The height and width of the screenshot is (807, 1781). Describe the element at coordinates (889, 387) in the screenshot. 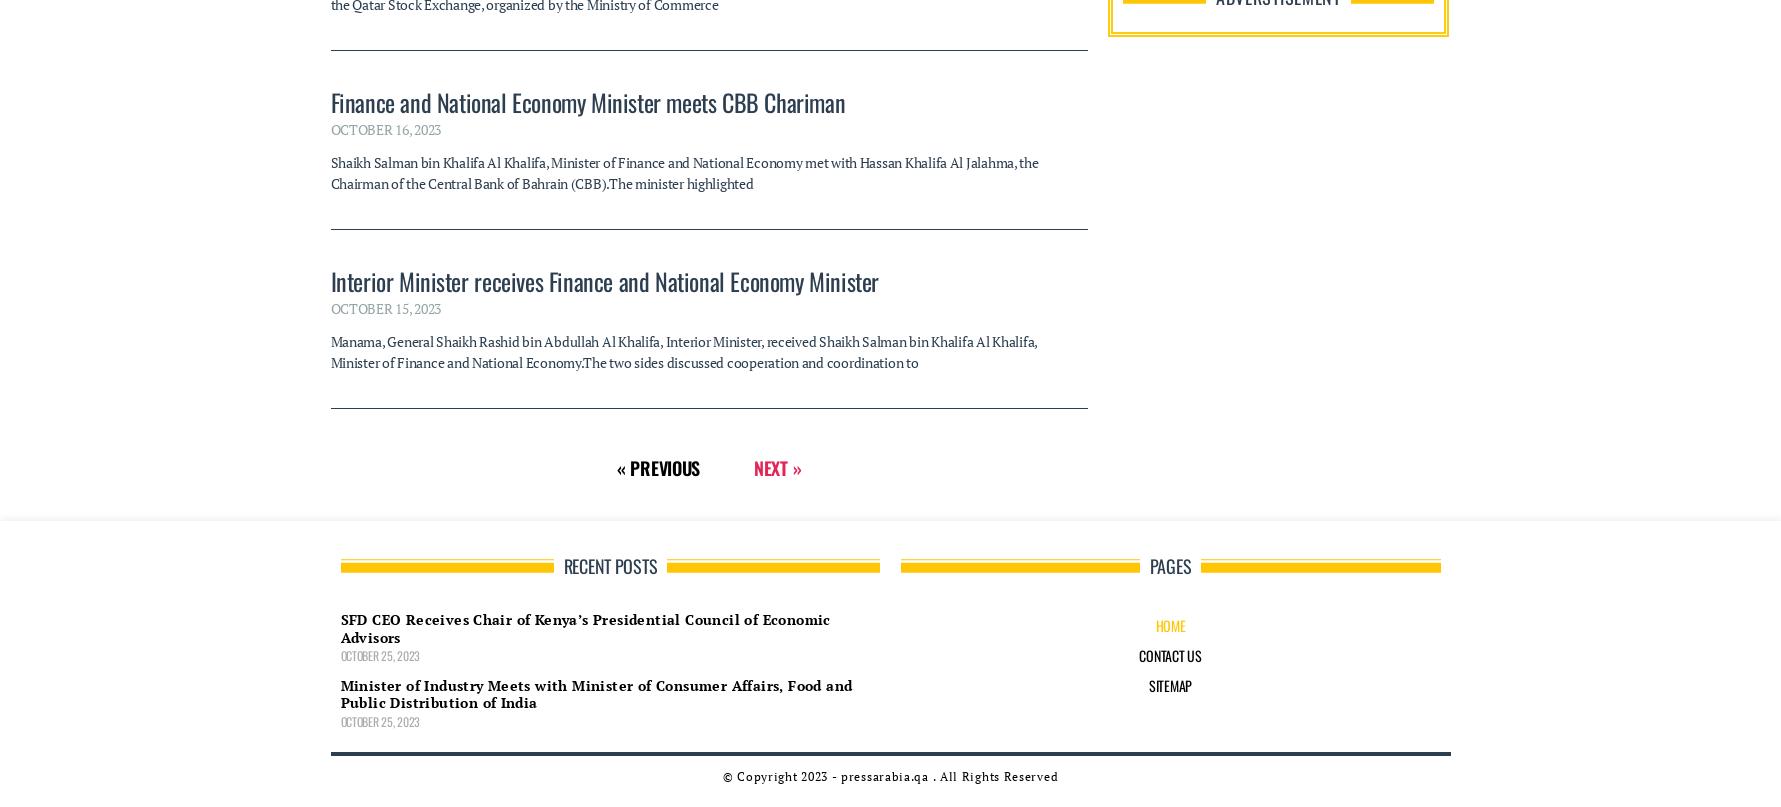

I see `'© Copyright 2023 - pressarabia.qa . All Rights Reserved'` at that location.